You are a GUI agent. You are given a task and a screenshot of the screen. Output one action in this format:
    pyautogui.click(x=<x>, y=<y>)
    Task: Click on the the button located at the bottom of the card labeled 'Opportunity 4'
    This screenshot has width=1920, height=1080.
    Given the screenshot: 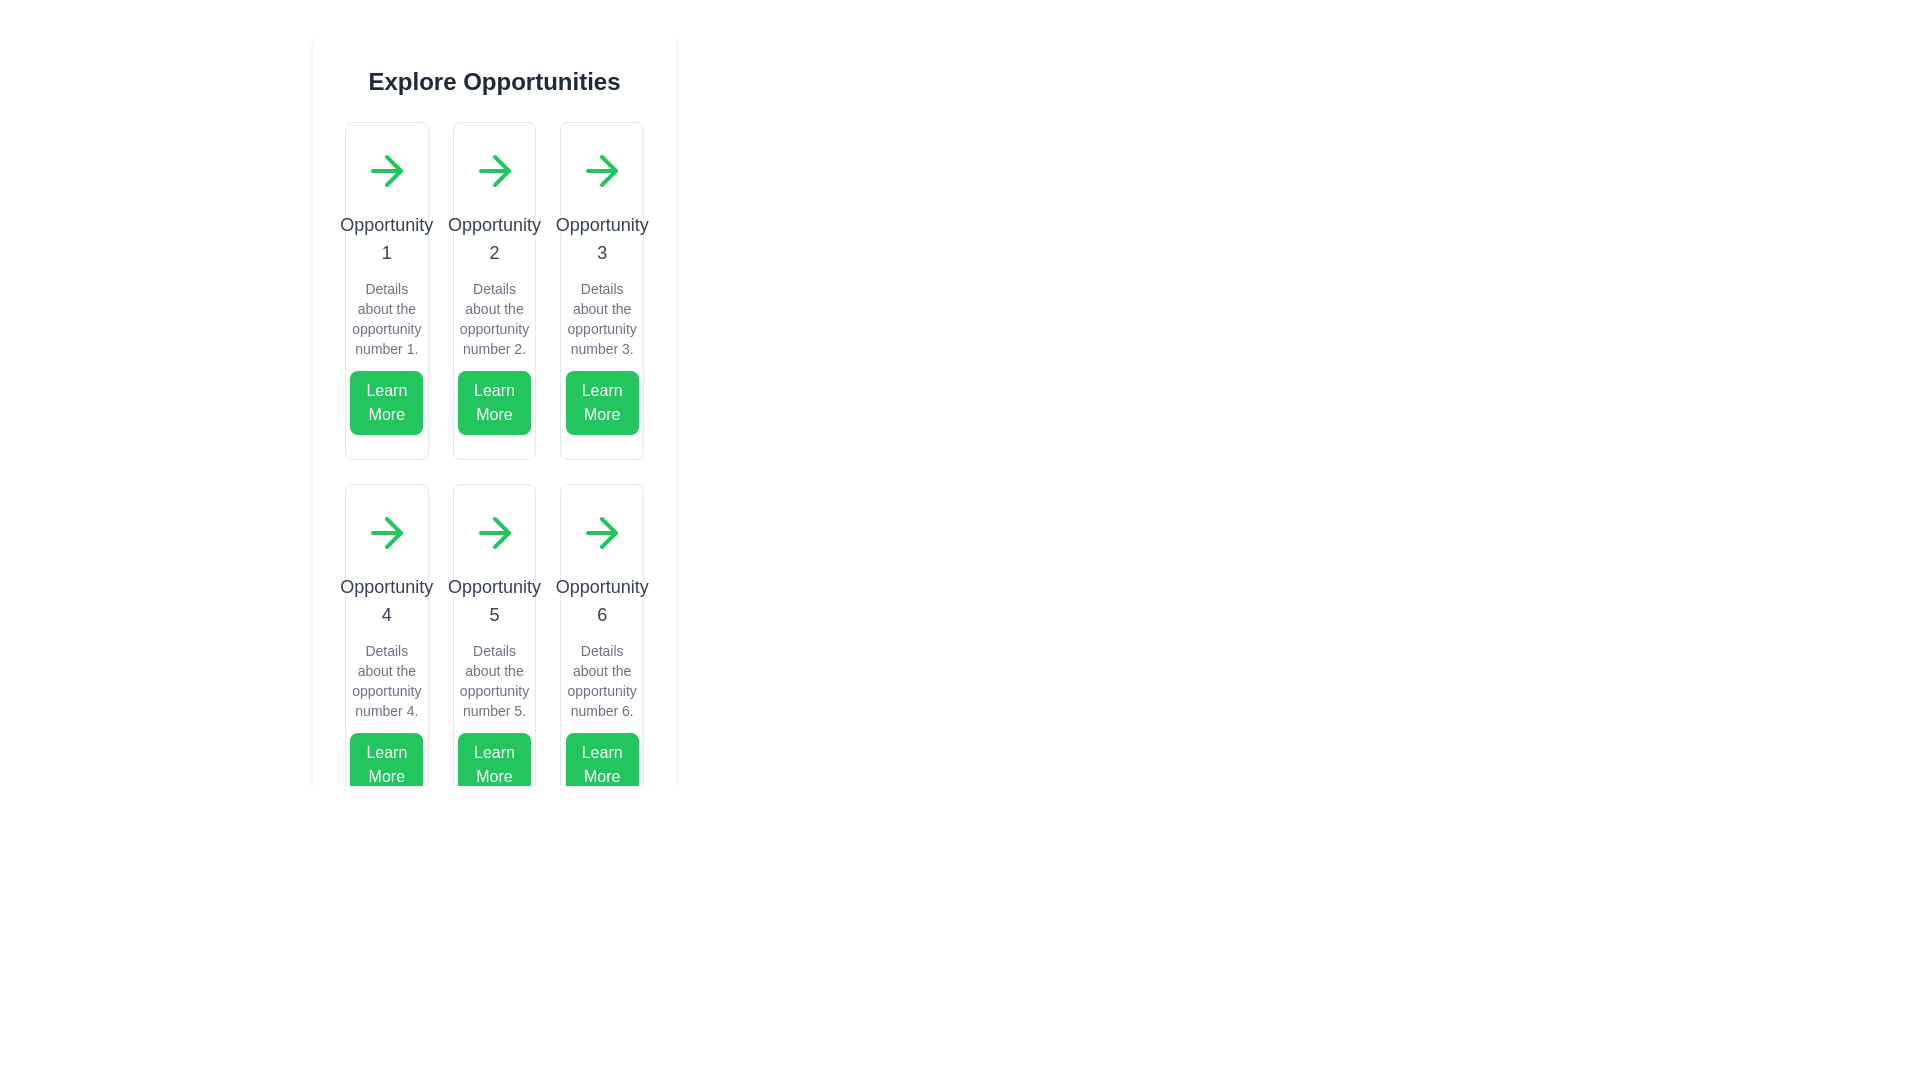 What is the action you would take?
    pyautogui.click(x=386, y=764)
    